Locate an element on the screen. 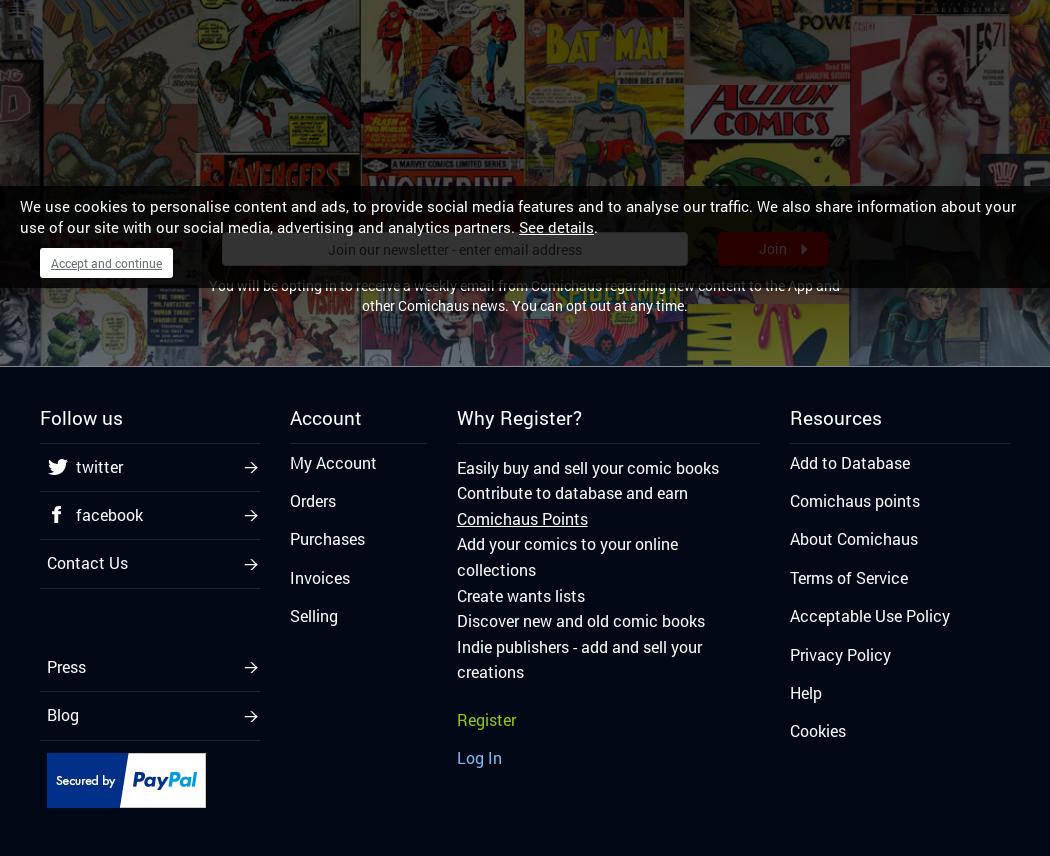  'We use cookies to personalise content and ads, to provide social media features and to analyse our traffic. We also share information about your use of our site with our social media, advertising and analytics partners.' is located at coordinates (19, 216).